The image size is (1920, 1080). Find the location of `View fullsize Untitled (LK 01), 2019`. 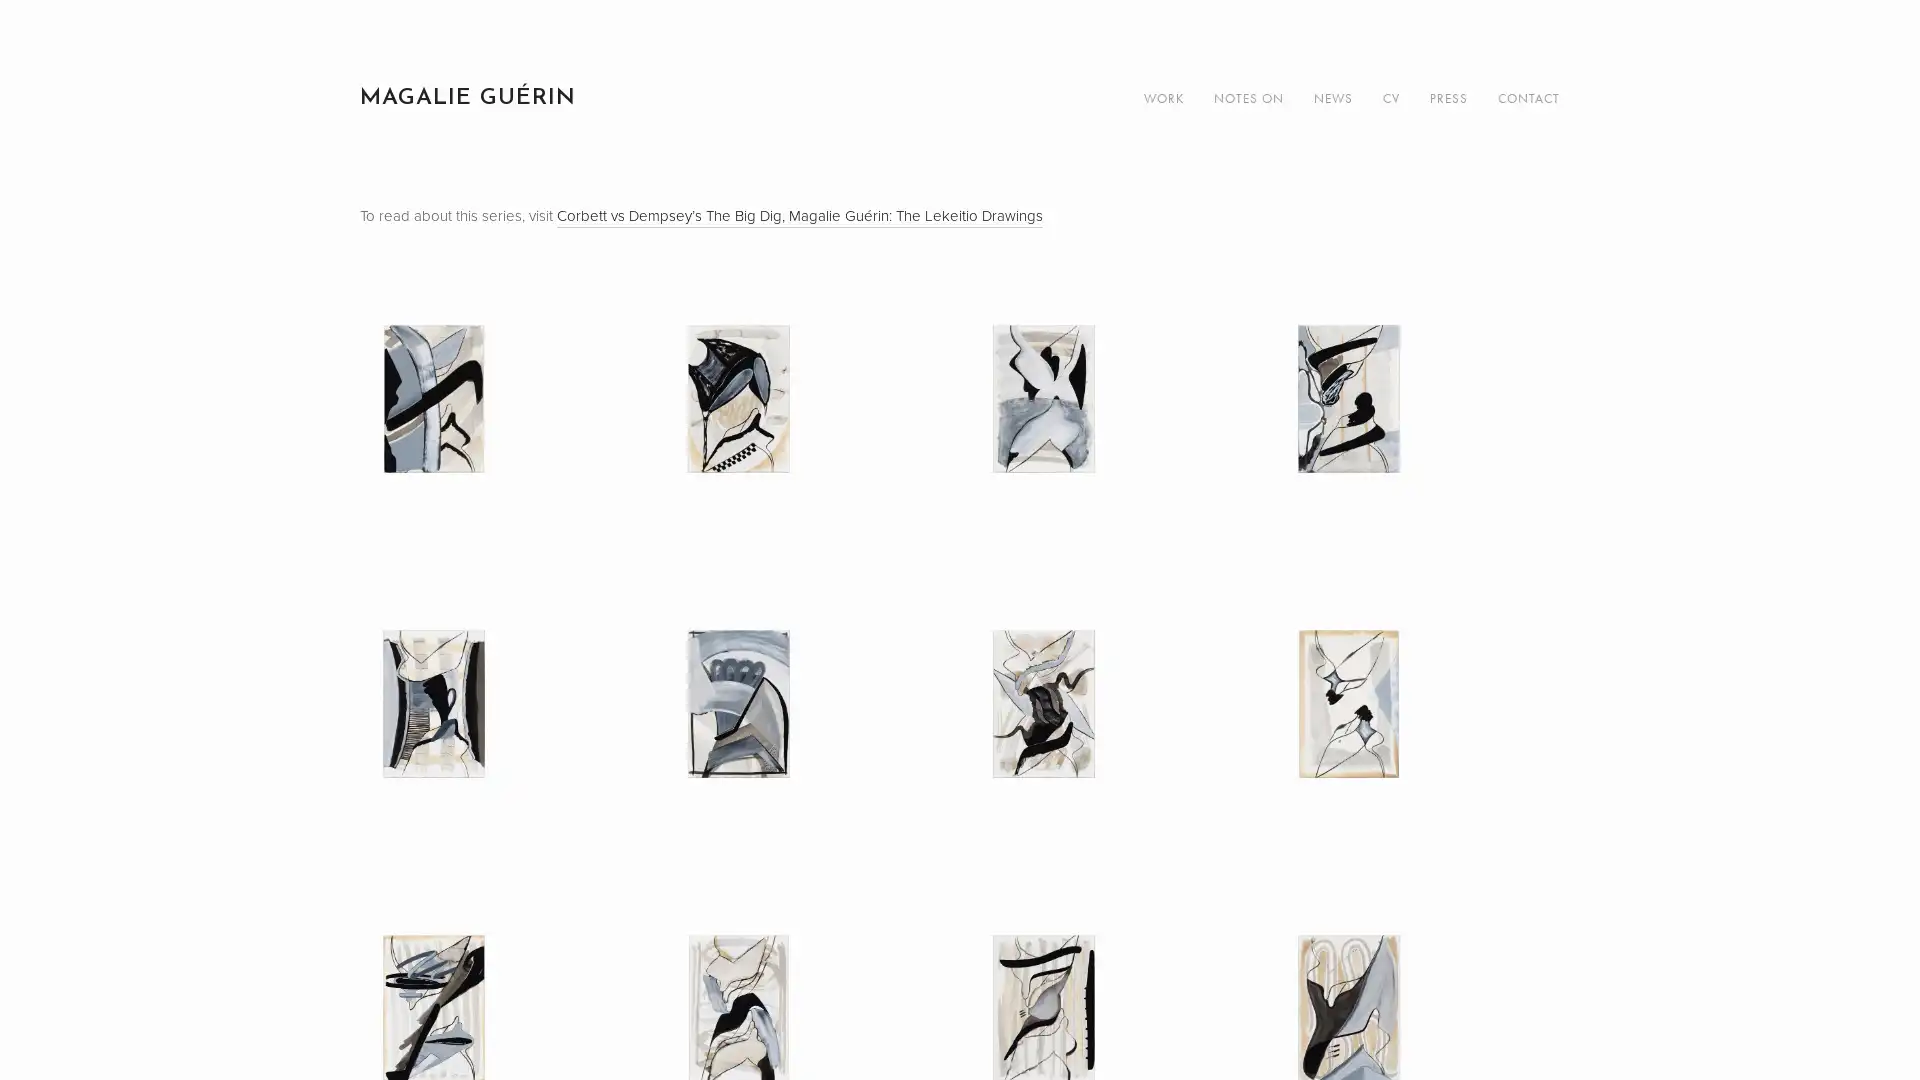

View fullsize Untitled (LK 01), 2019 is located at coordinates (502, 467).